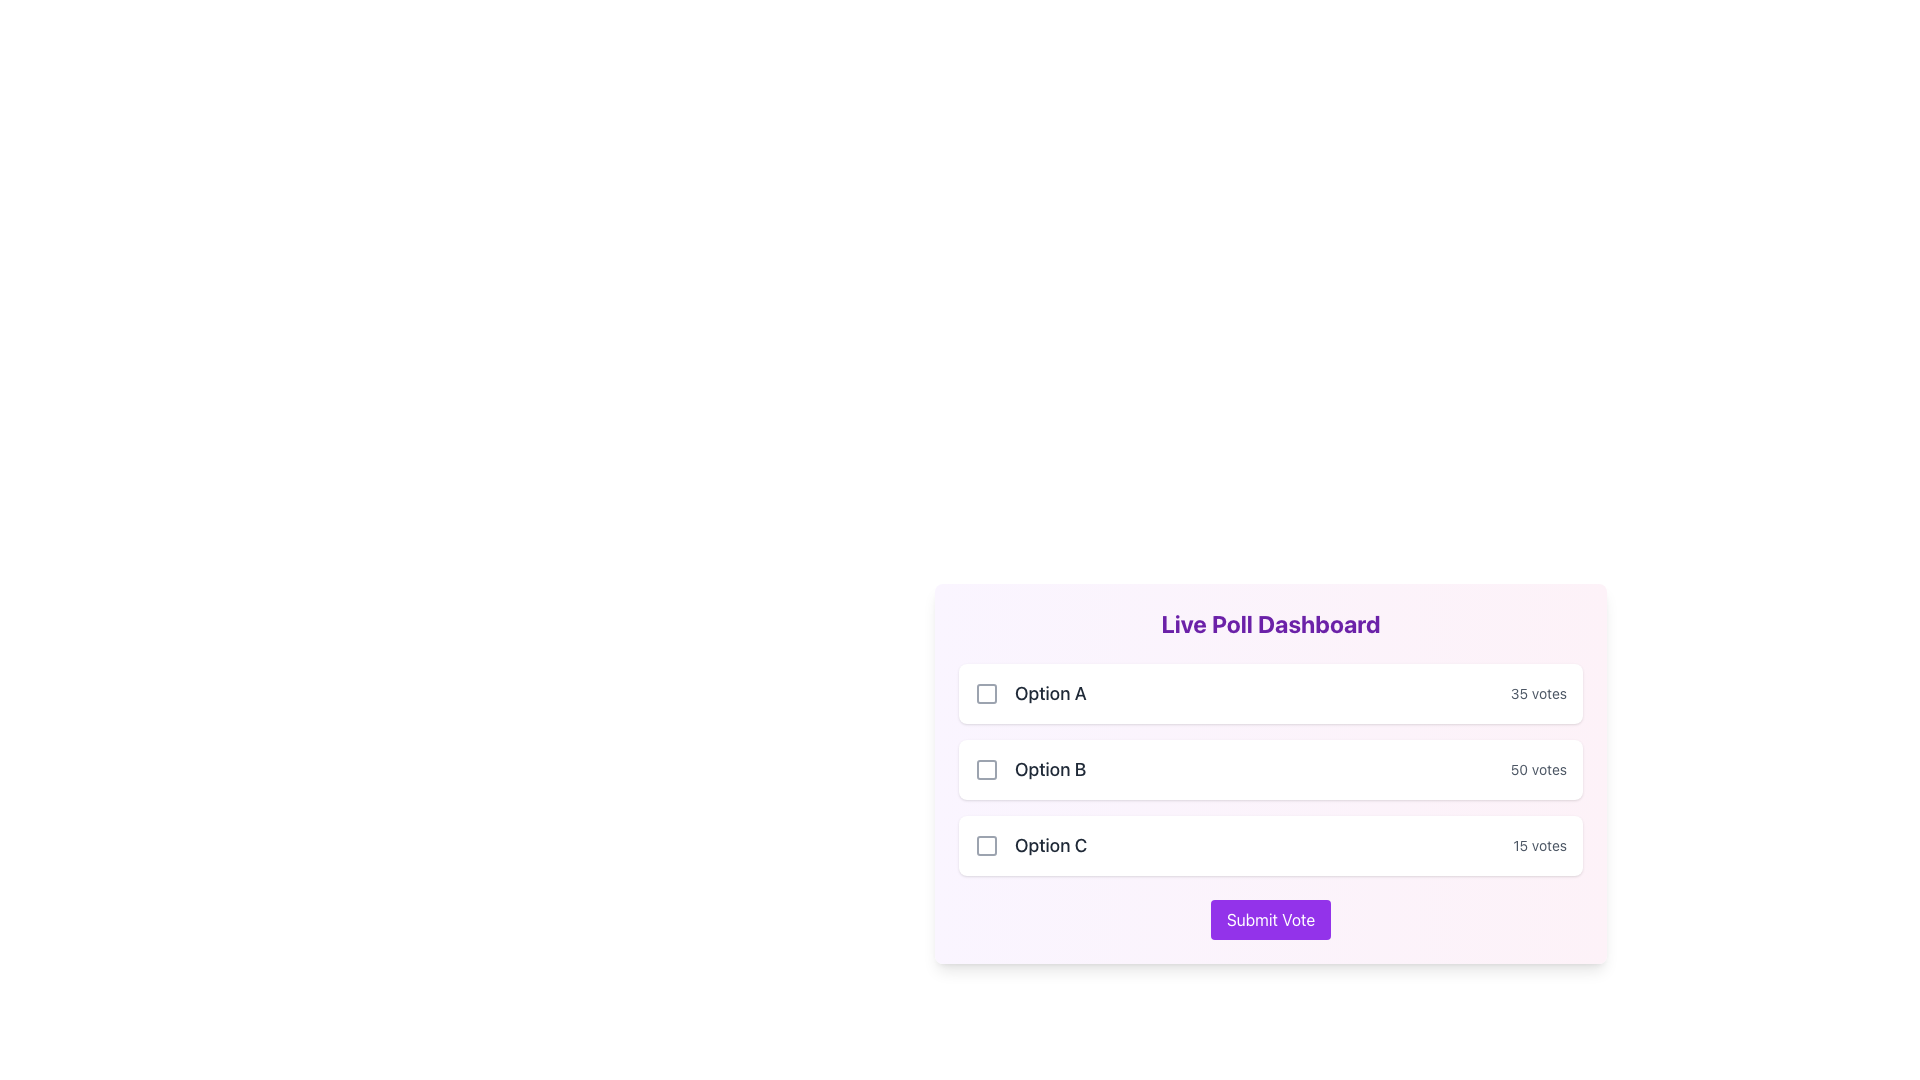 This screenshot has width=1920, height=1080. What do you see at coordinates (1537, 693) in the screenshot?
I see `the text element displaying '35 votes', which is styled in a small gray font and located on the right side of the voting options for 'Option A'` at bounding box center [1537, 693].